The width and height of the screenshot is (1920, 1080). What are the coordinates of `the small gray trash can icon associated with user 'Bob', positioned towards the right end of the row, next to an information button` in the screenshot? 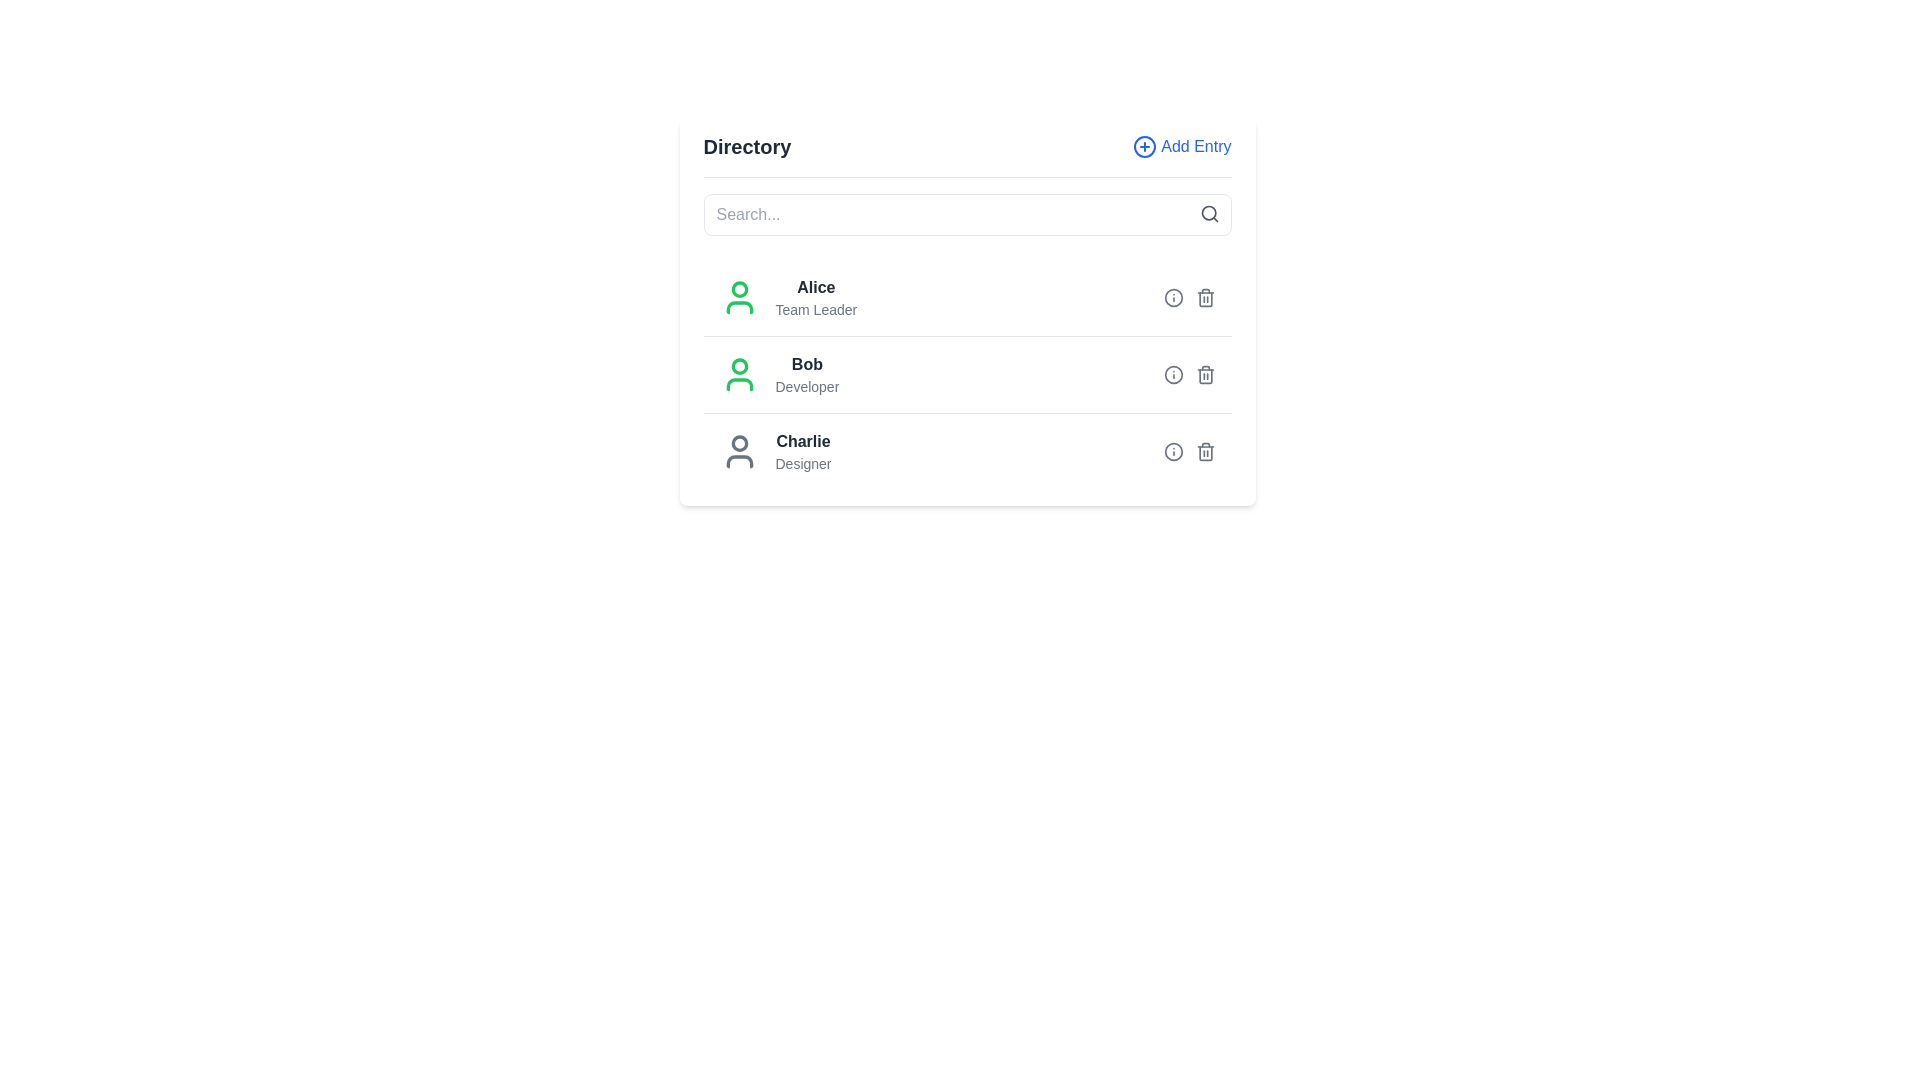 It's located at (1204, 374).